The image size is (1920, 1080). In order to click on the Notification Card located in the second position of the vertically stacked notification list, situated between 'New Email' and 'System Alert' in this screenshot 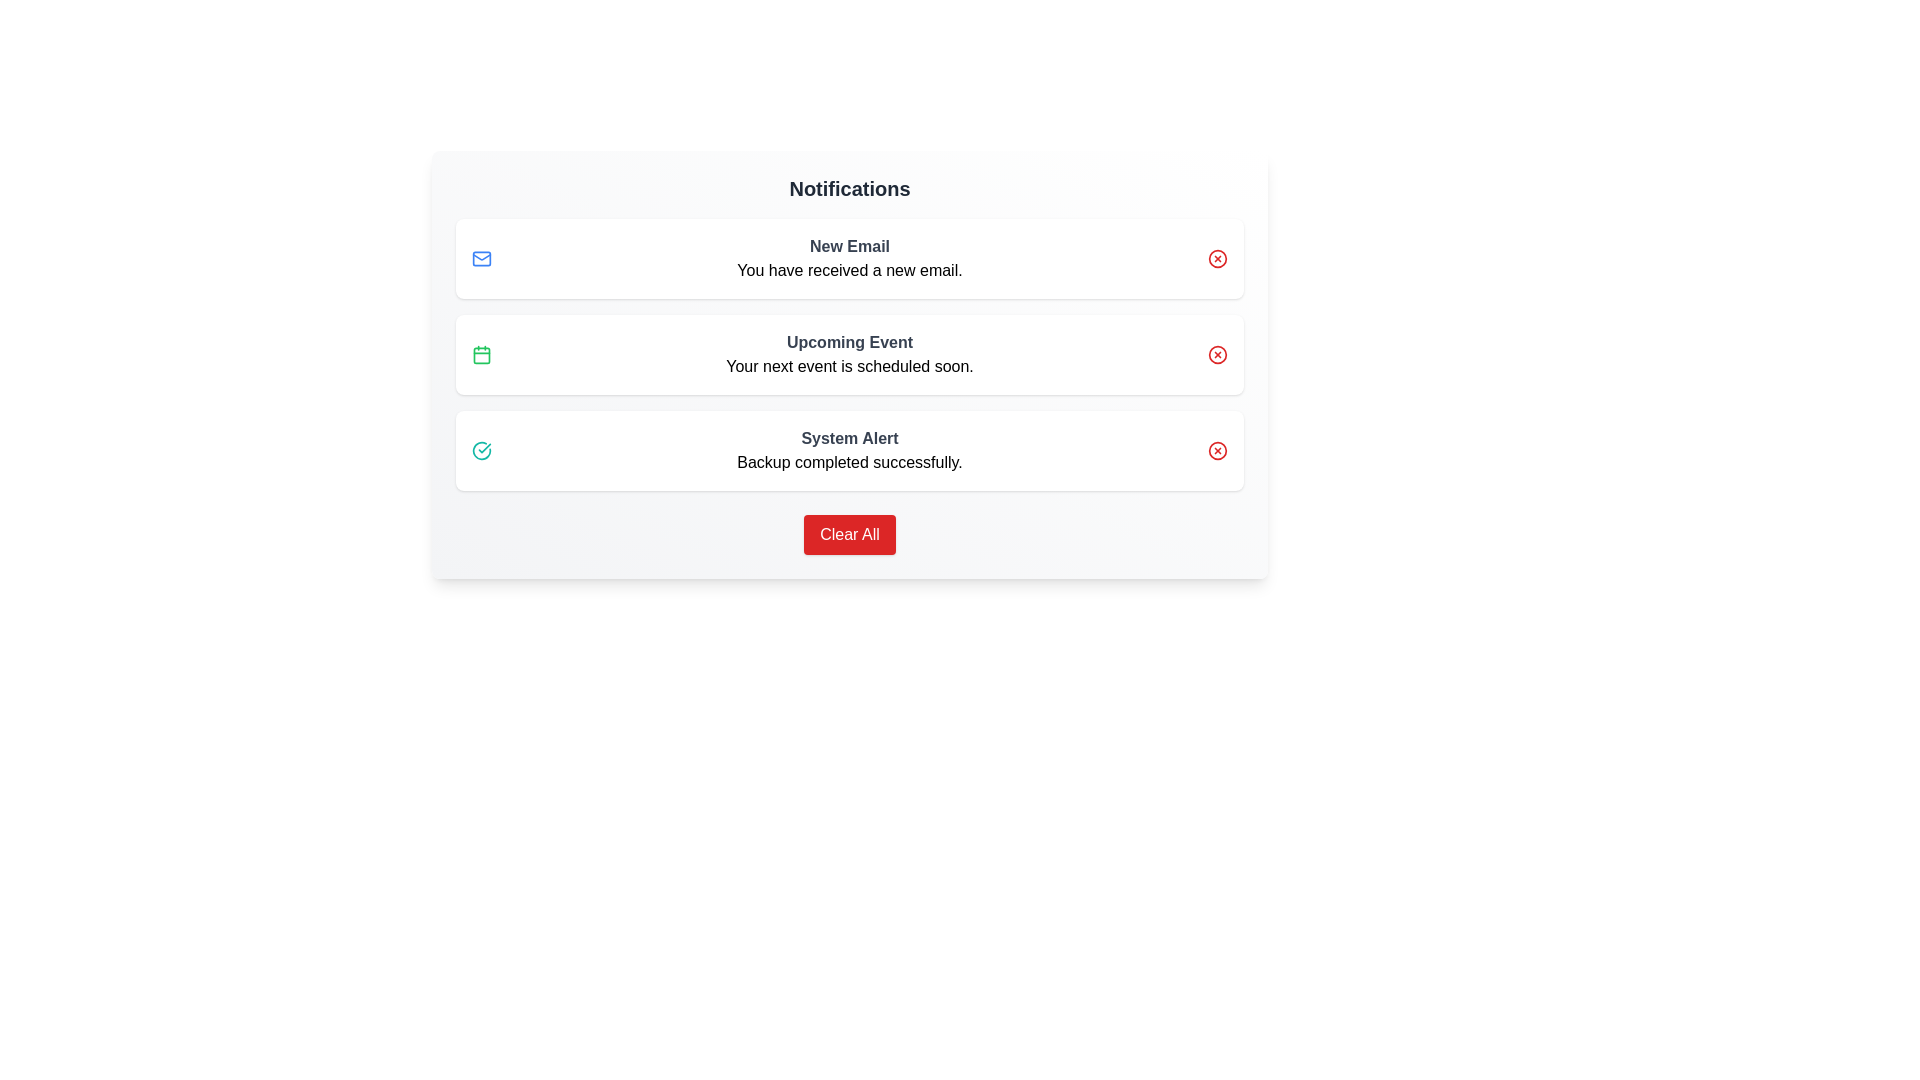, I will do `click(849, 353)`.